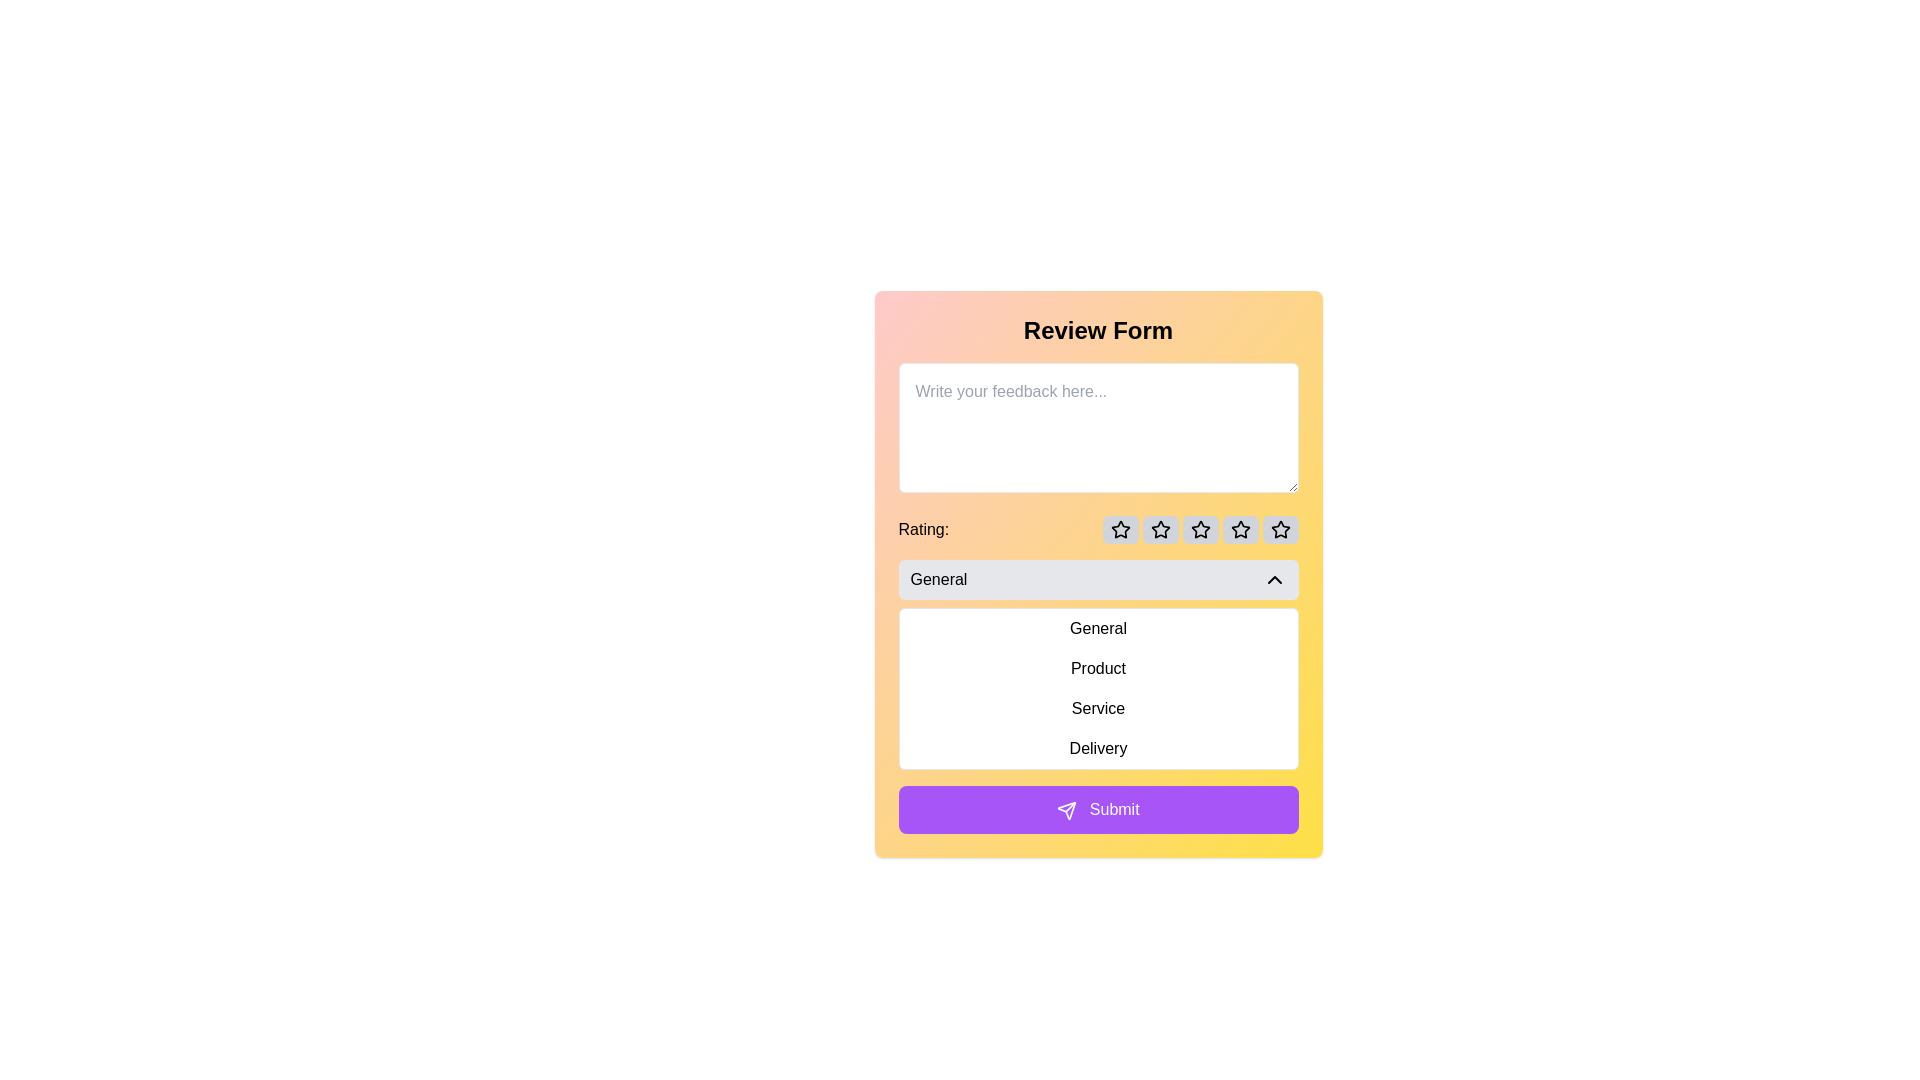  What do you see at coordinates (1118, 527) in the screenshot?
I see `the first star-shaped icon in the five-star rating system located below the 'Rating:' label` at bounding box center [1118, 527].